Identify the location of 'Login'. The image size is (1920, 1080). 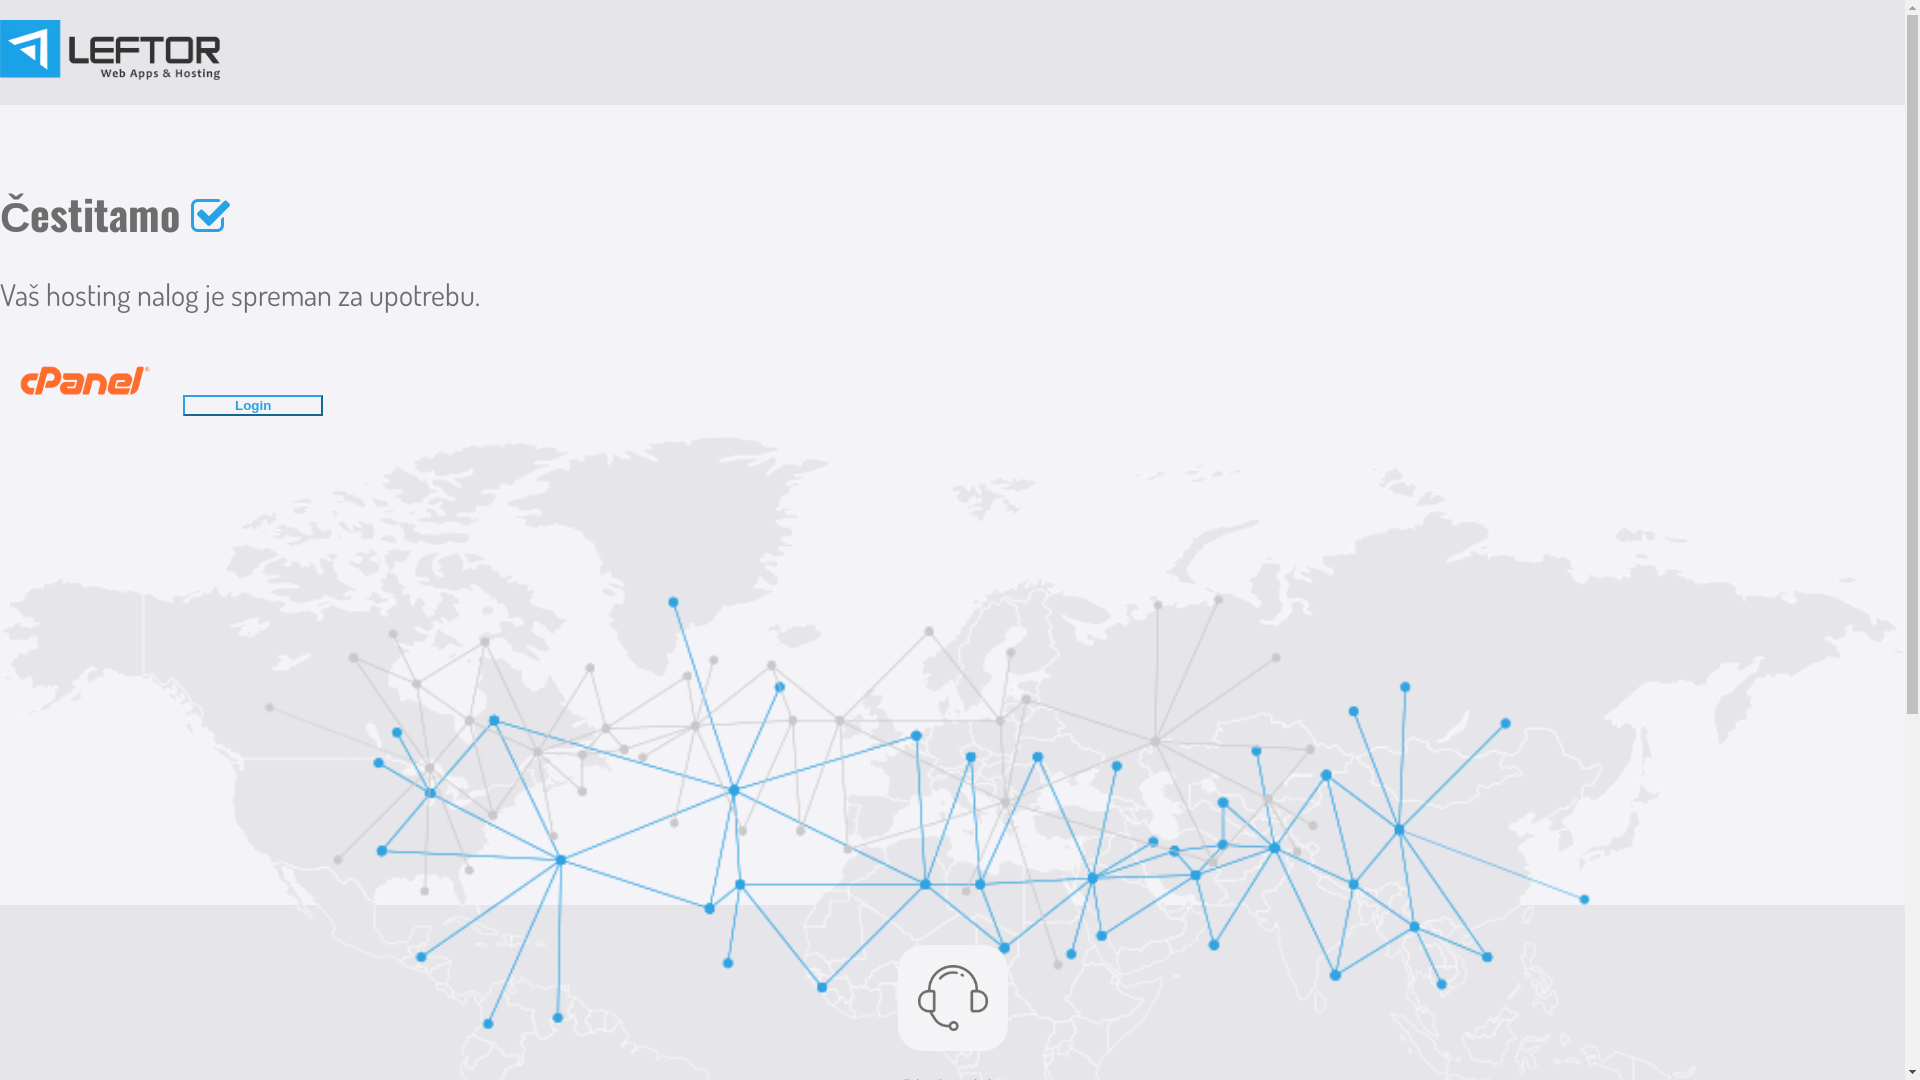
(252, 405).